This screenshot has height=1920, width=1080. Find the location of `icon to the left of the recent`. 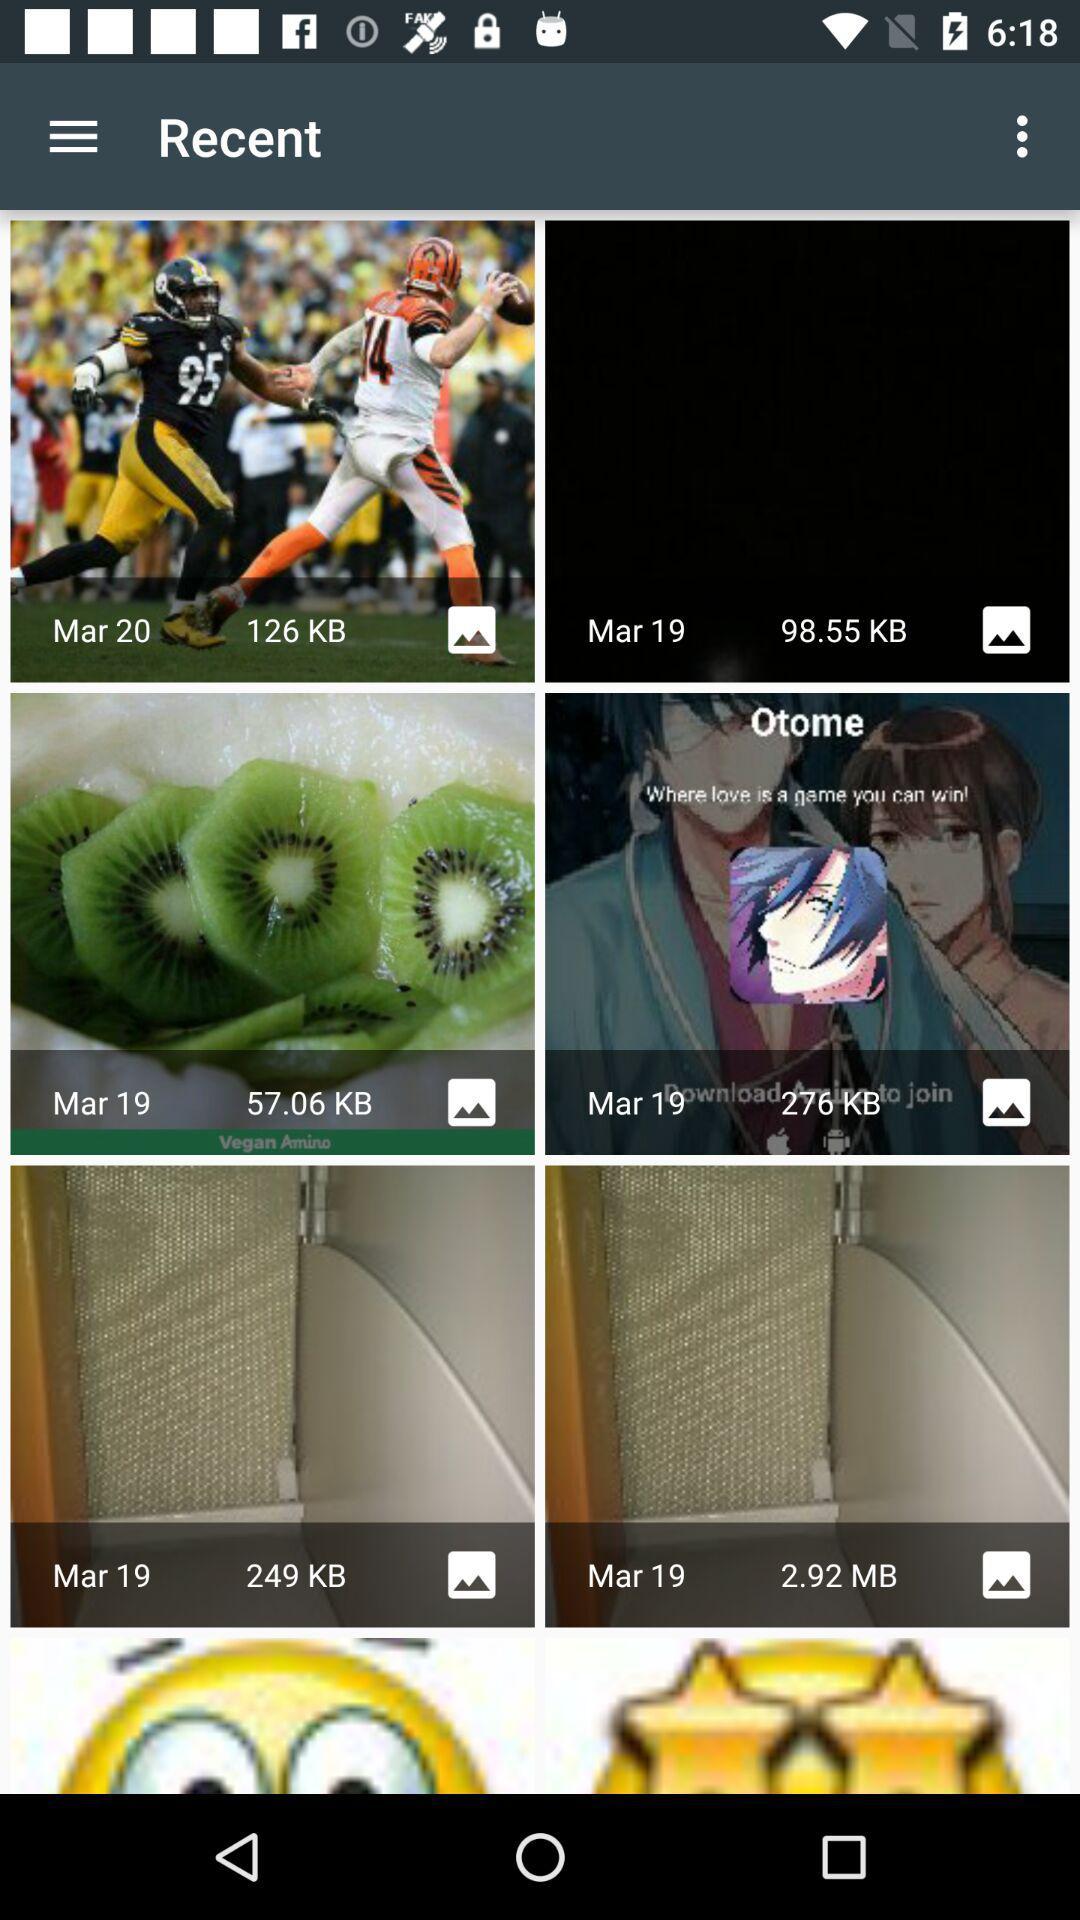

icon to the left of the recent is located at coordinates (72, 135).